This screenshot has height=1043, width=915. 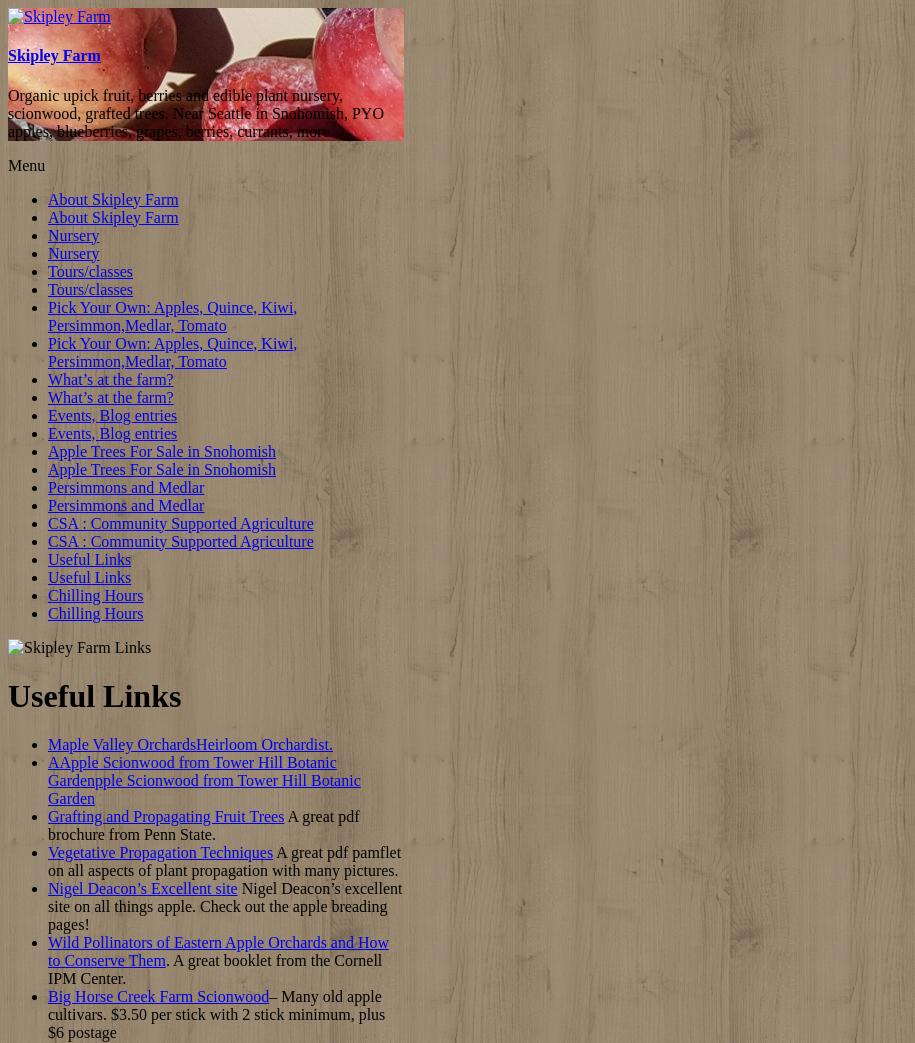 I want to click on '– Many old apple cultivars. $3.50 per stick with 2 stick minimum, plus $6 postage', so click(x=216, y=1014).